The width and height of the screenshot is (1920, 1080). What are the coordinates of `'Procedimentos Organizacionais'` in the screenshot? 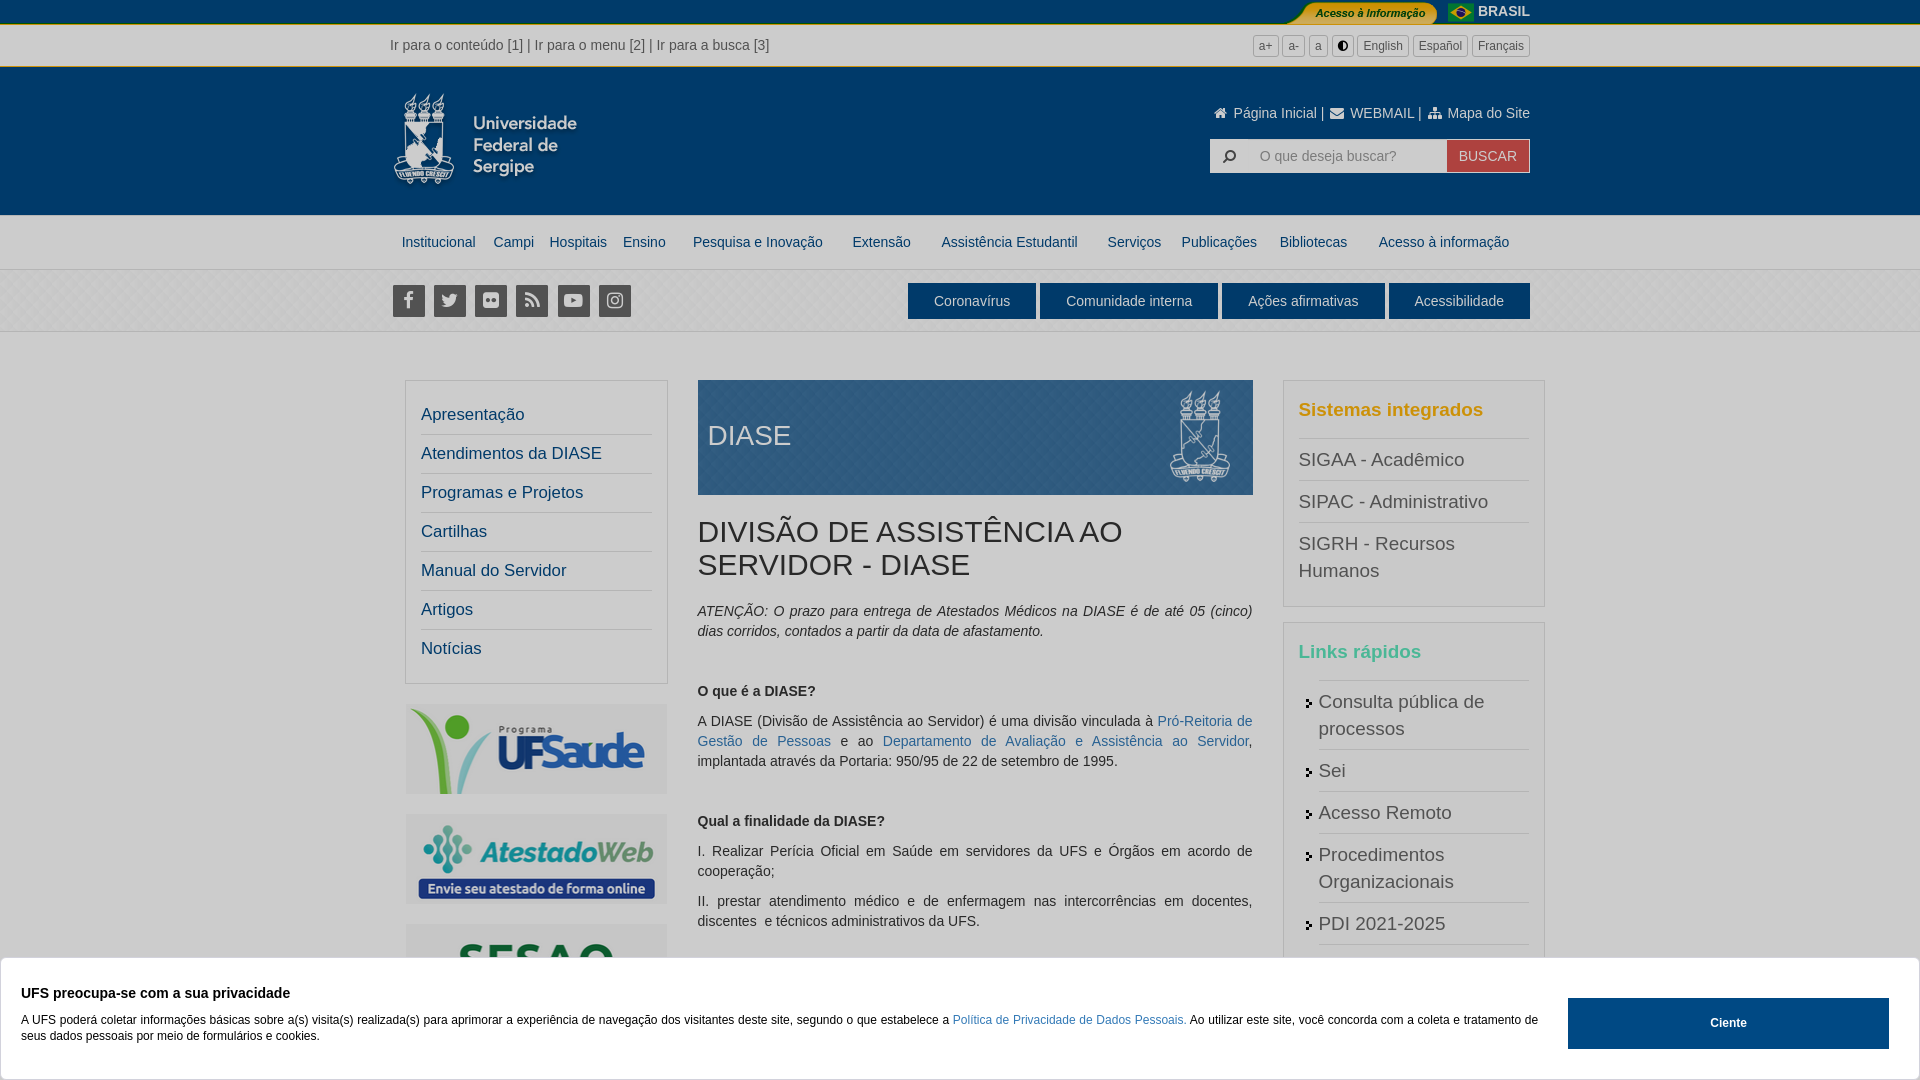 It's located at (1384, 866).